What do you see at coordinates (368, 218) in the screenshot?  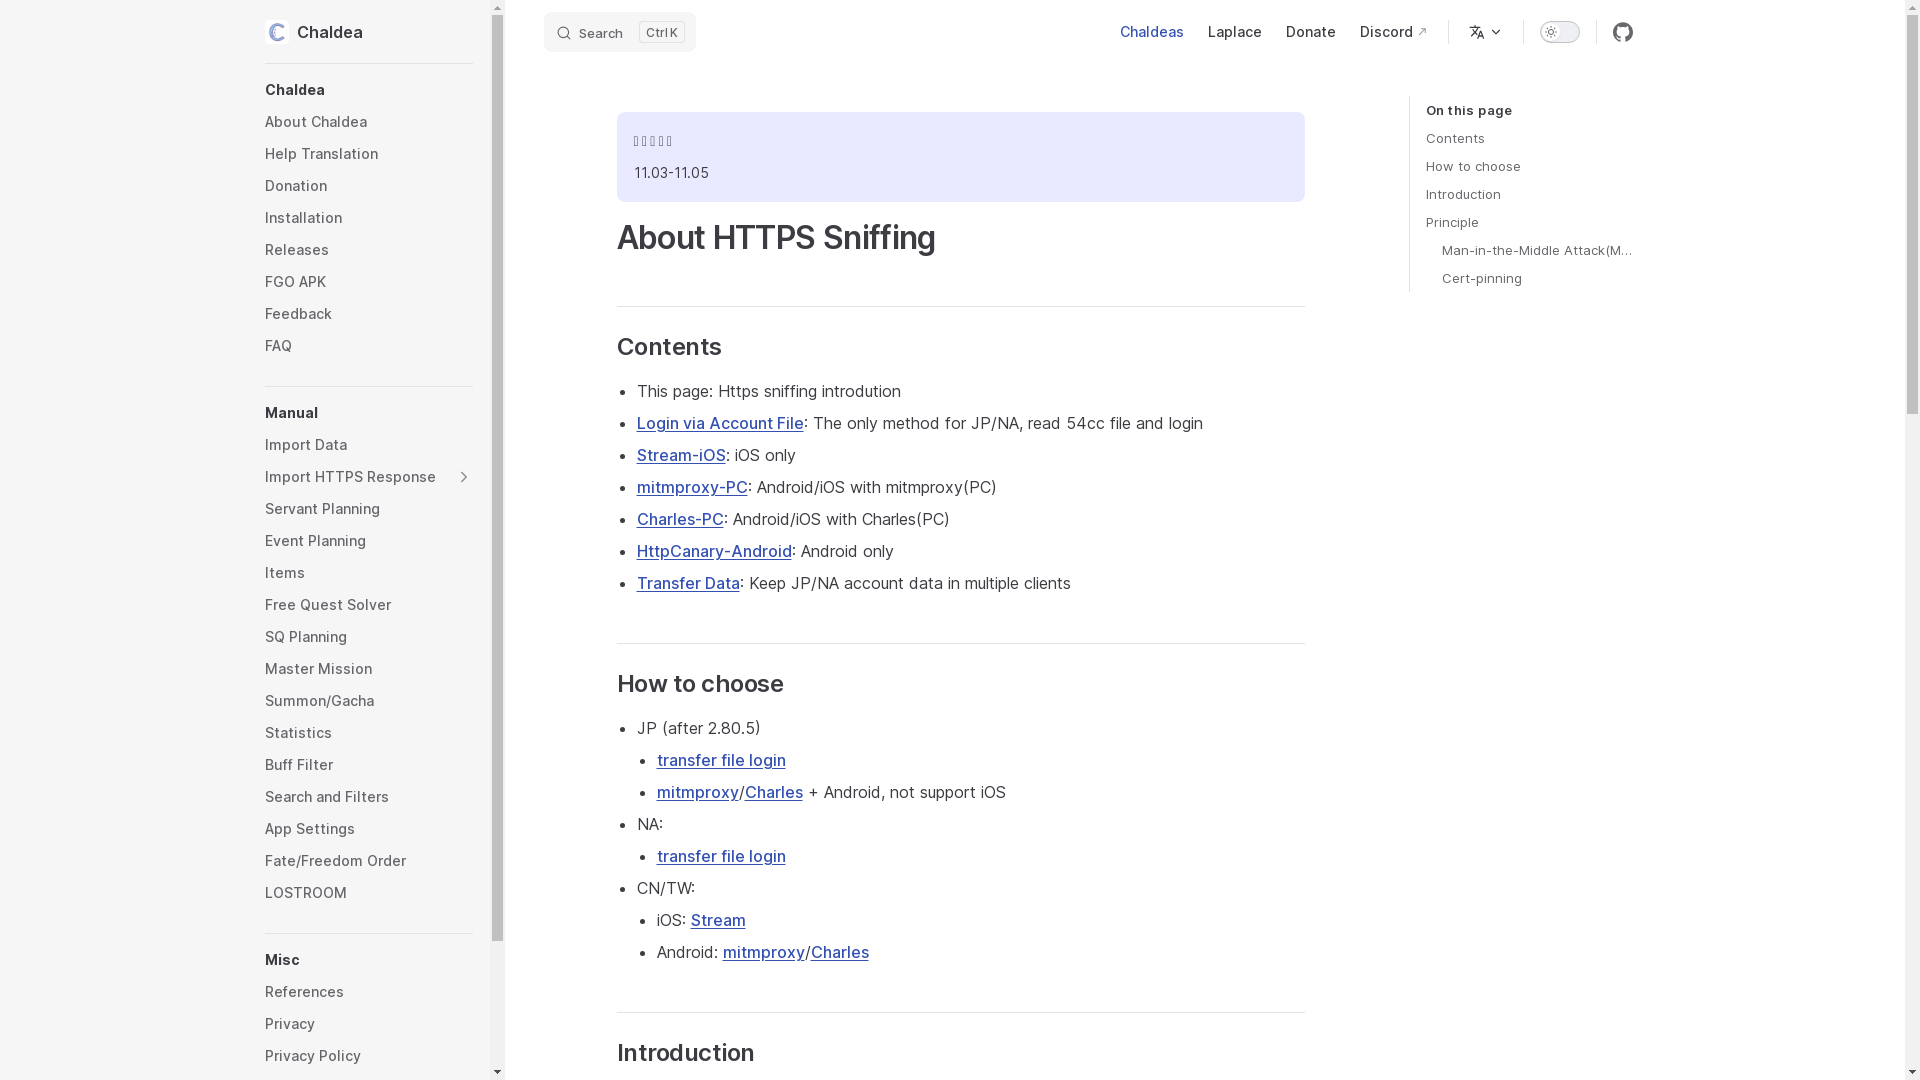 I see `'Installation'` at bounding box center [368, 218].